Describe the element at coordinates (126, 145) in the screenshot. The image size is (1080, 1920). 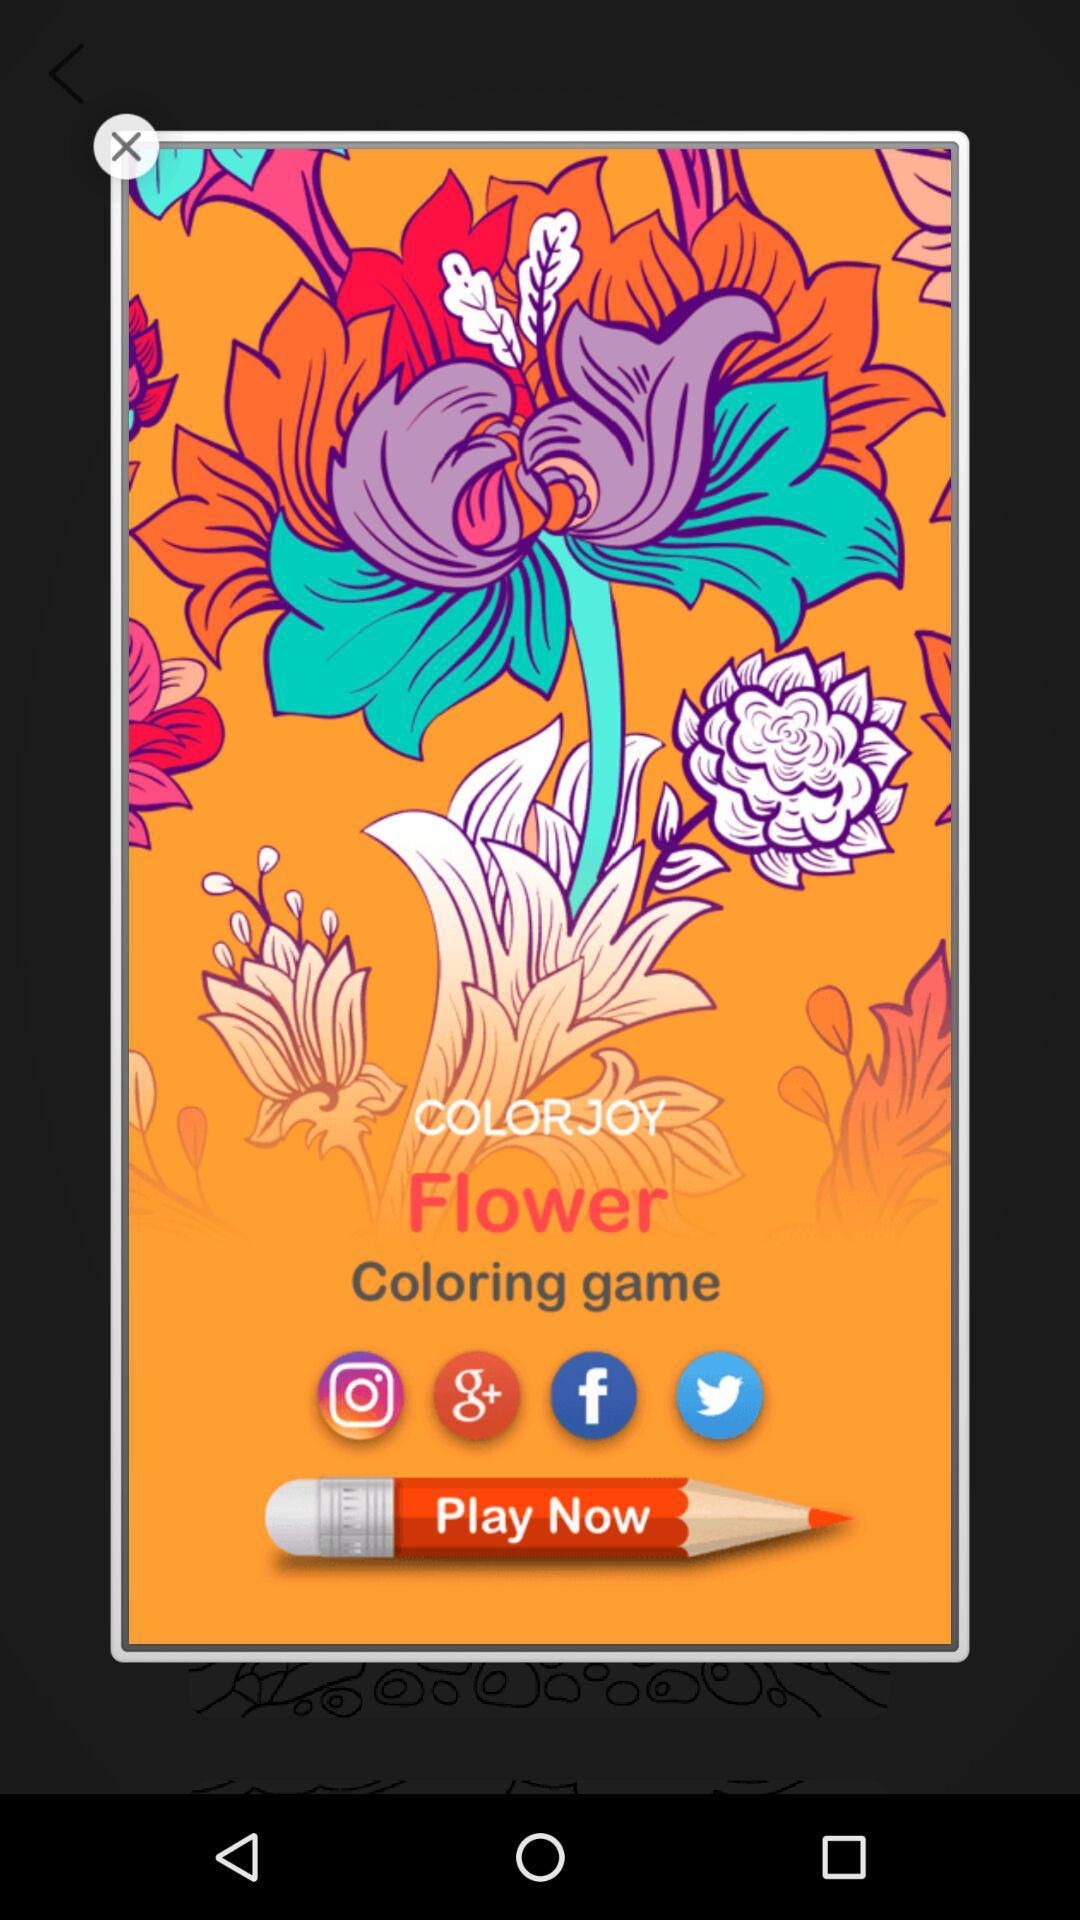
I see `item at the top left corner` at that location.